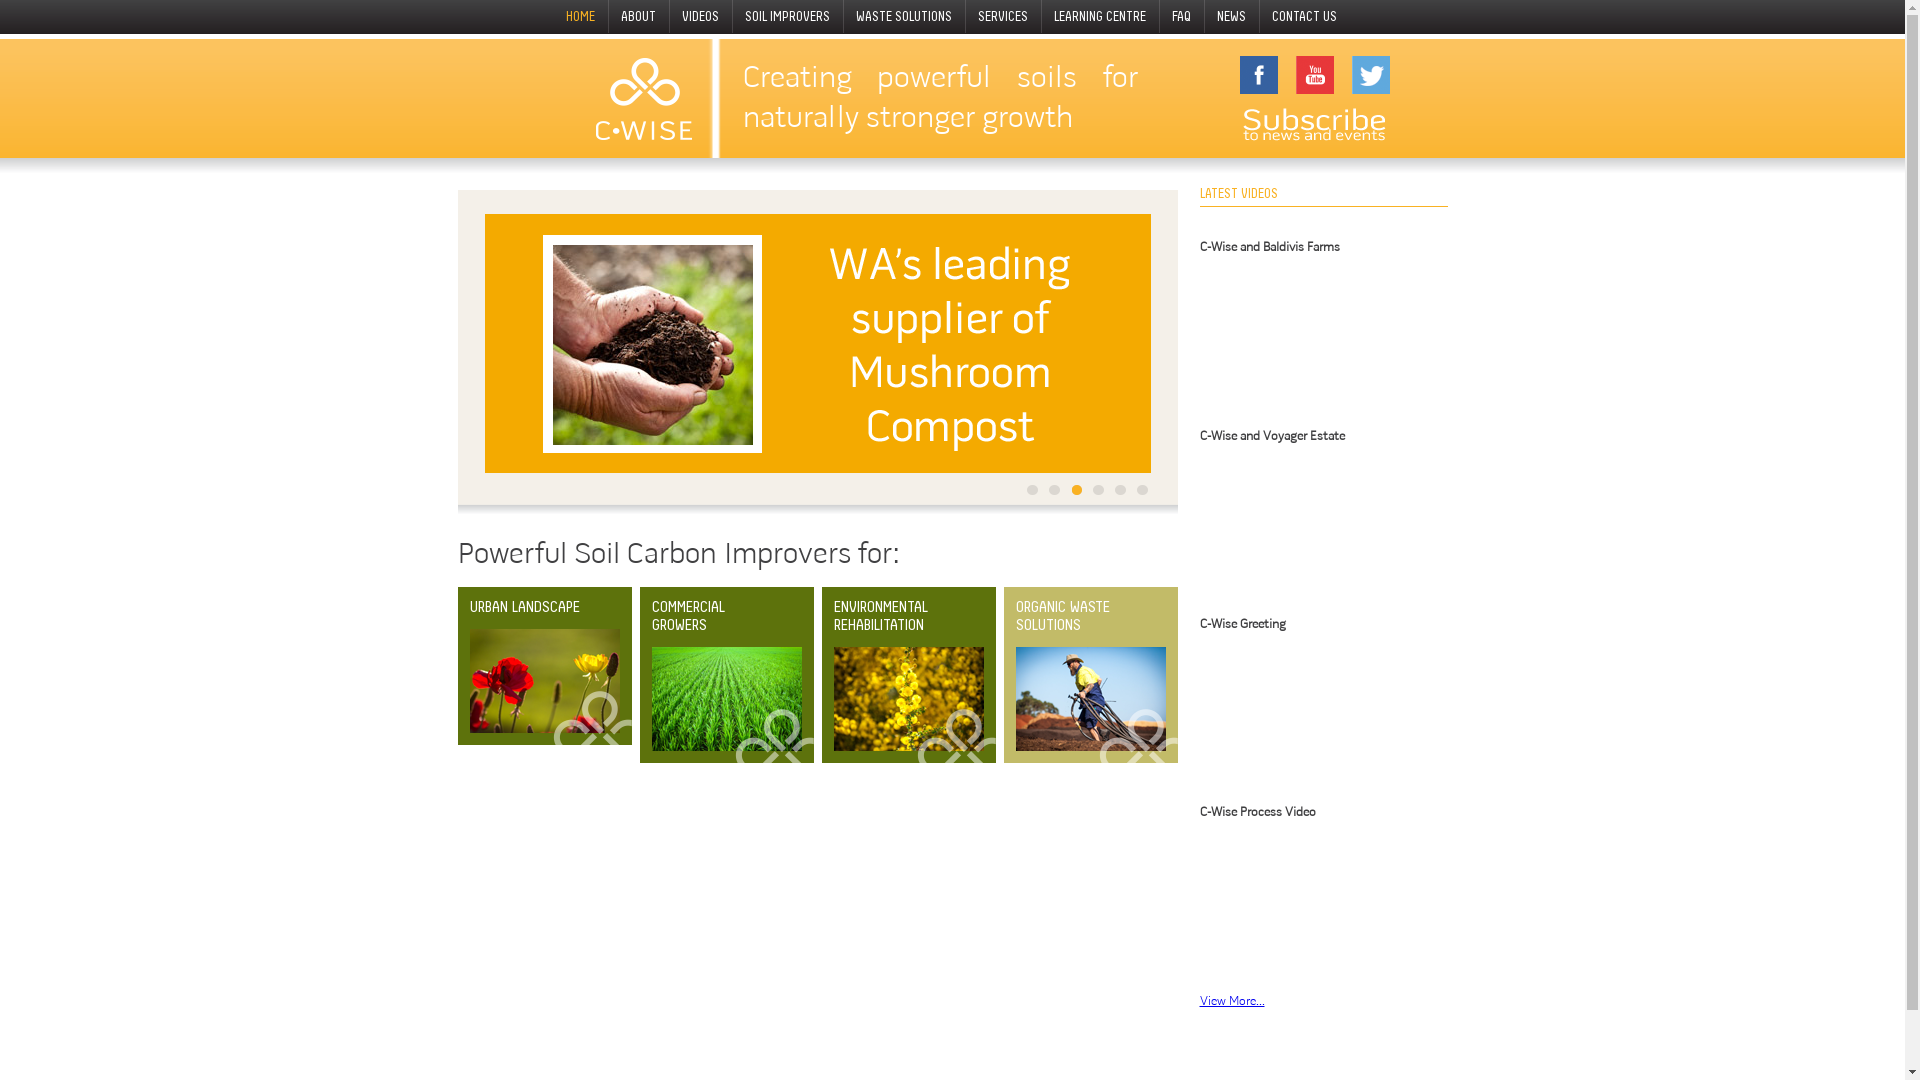 The height and width of the screenshot is (1080, 1920). Describe the element at coordinates (638, 16) in the screenshot. I see `'ABOUT'` at that location.